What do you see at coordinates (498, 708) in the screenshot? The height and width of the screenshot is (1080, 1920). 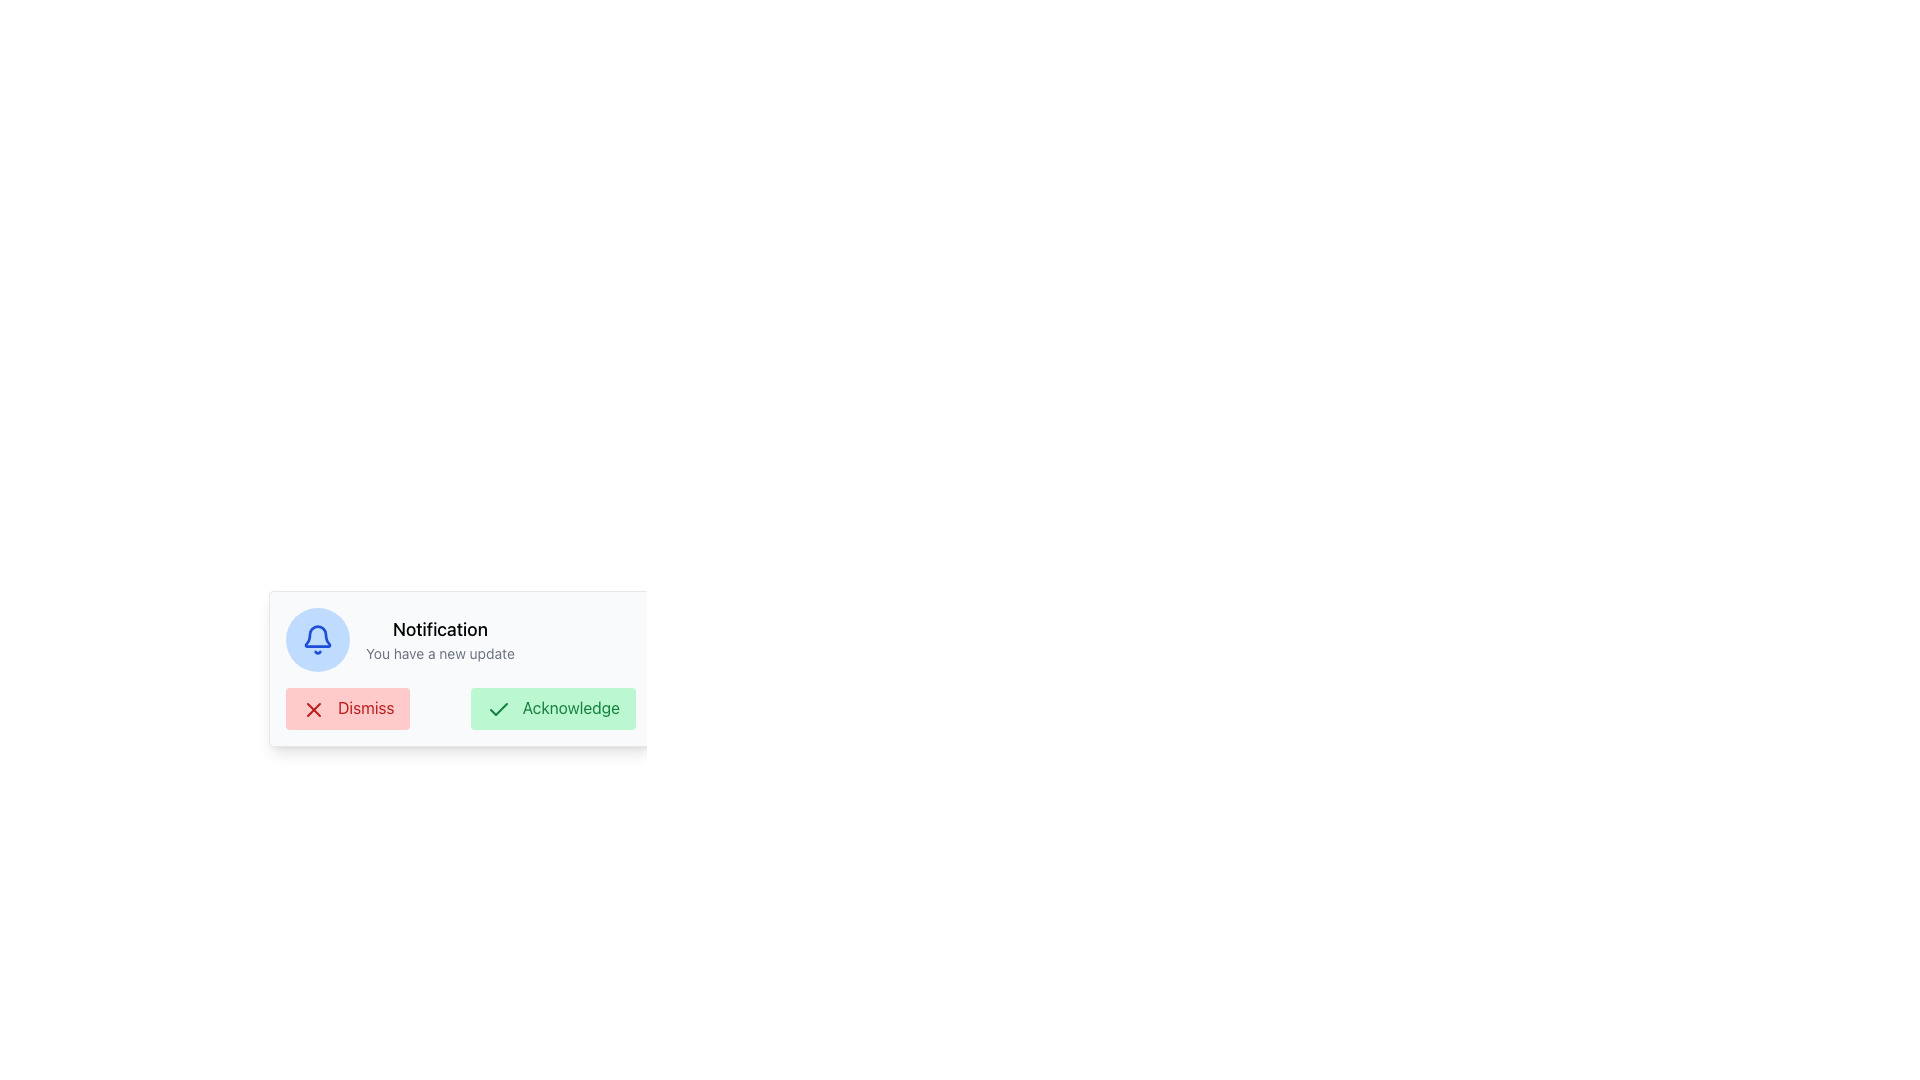 I see `the confirmation icon located inside the green 'Acknowledge' button on the right side of the action panel` at bounding box center [498, 708].